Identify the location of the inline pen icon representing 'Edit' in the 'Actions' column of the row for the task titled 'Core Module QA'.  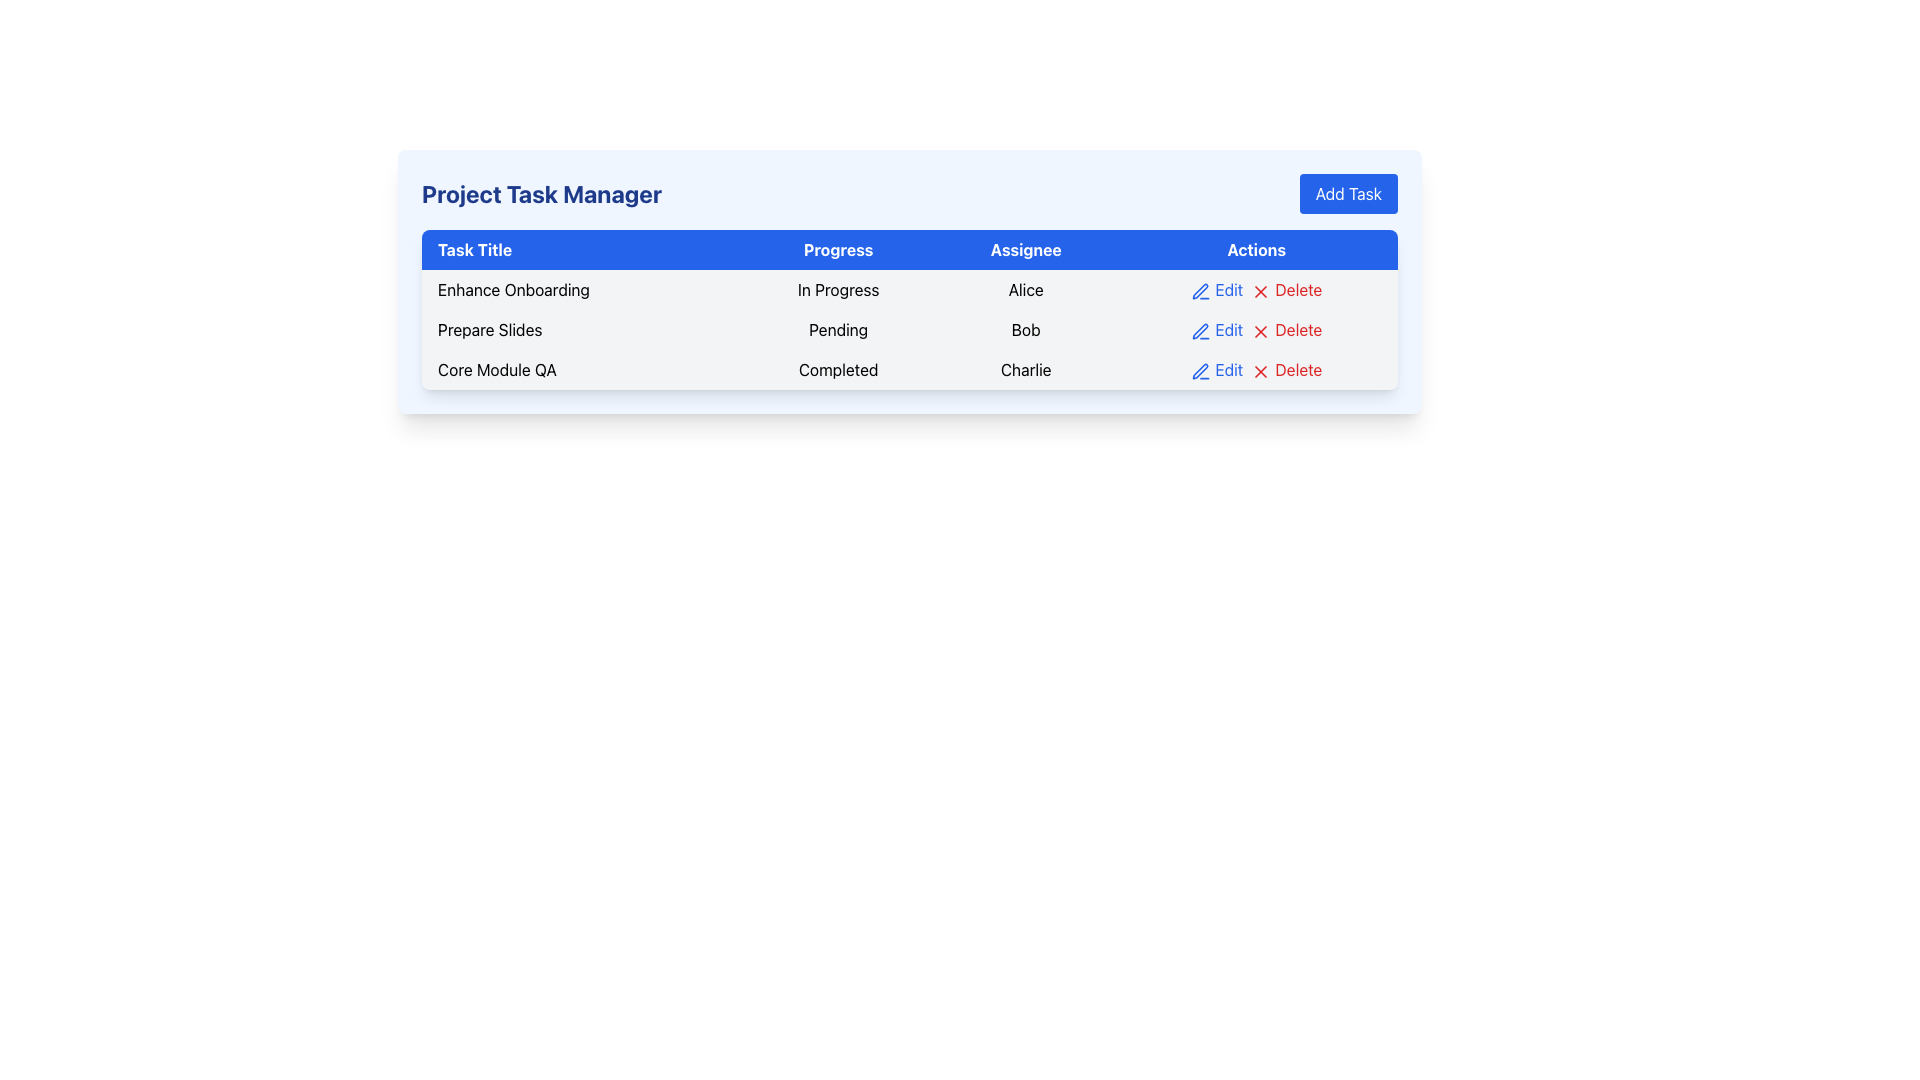
(1200, 371).